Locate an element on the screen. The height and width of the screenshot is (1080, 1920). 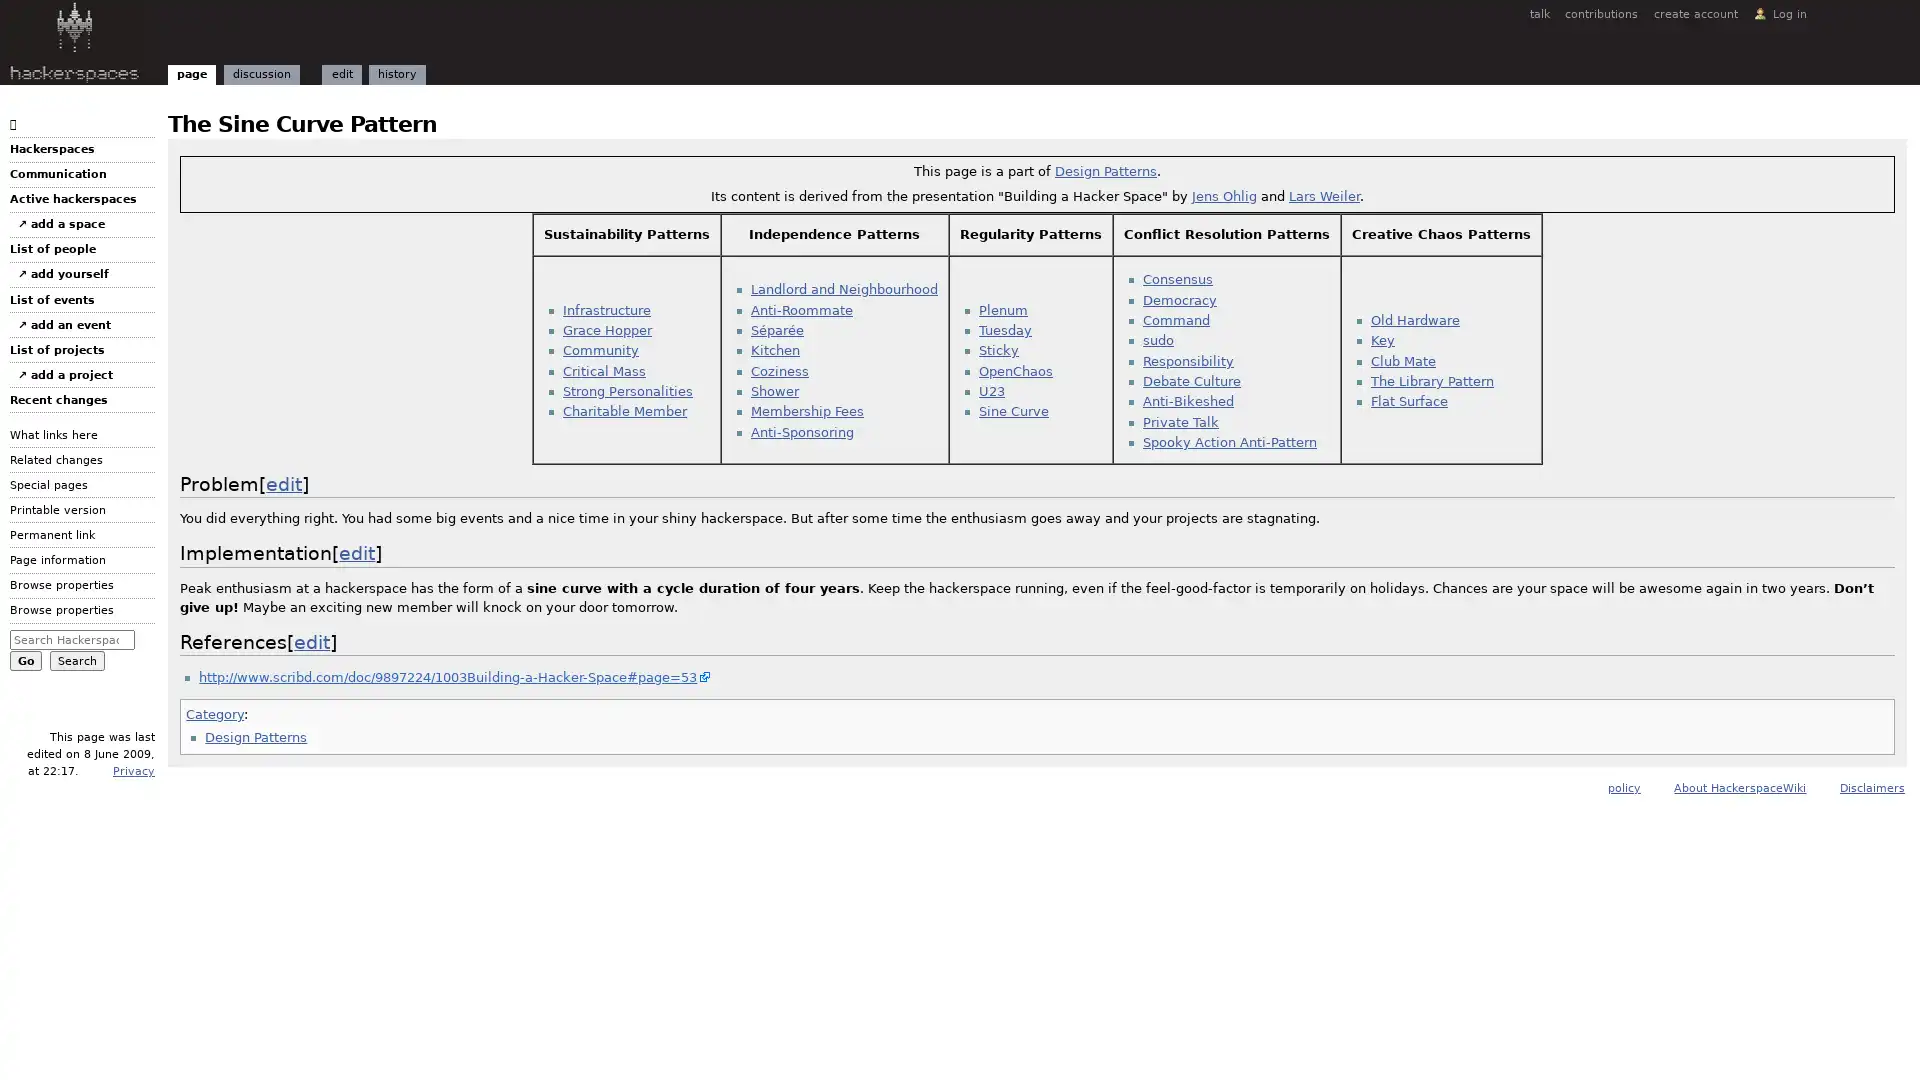
Search is located at coordinates (77, 660).